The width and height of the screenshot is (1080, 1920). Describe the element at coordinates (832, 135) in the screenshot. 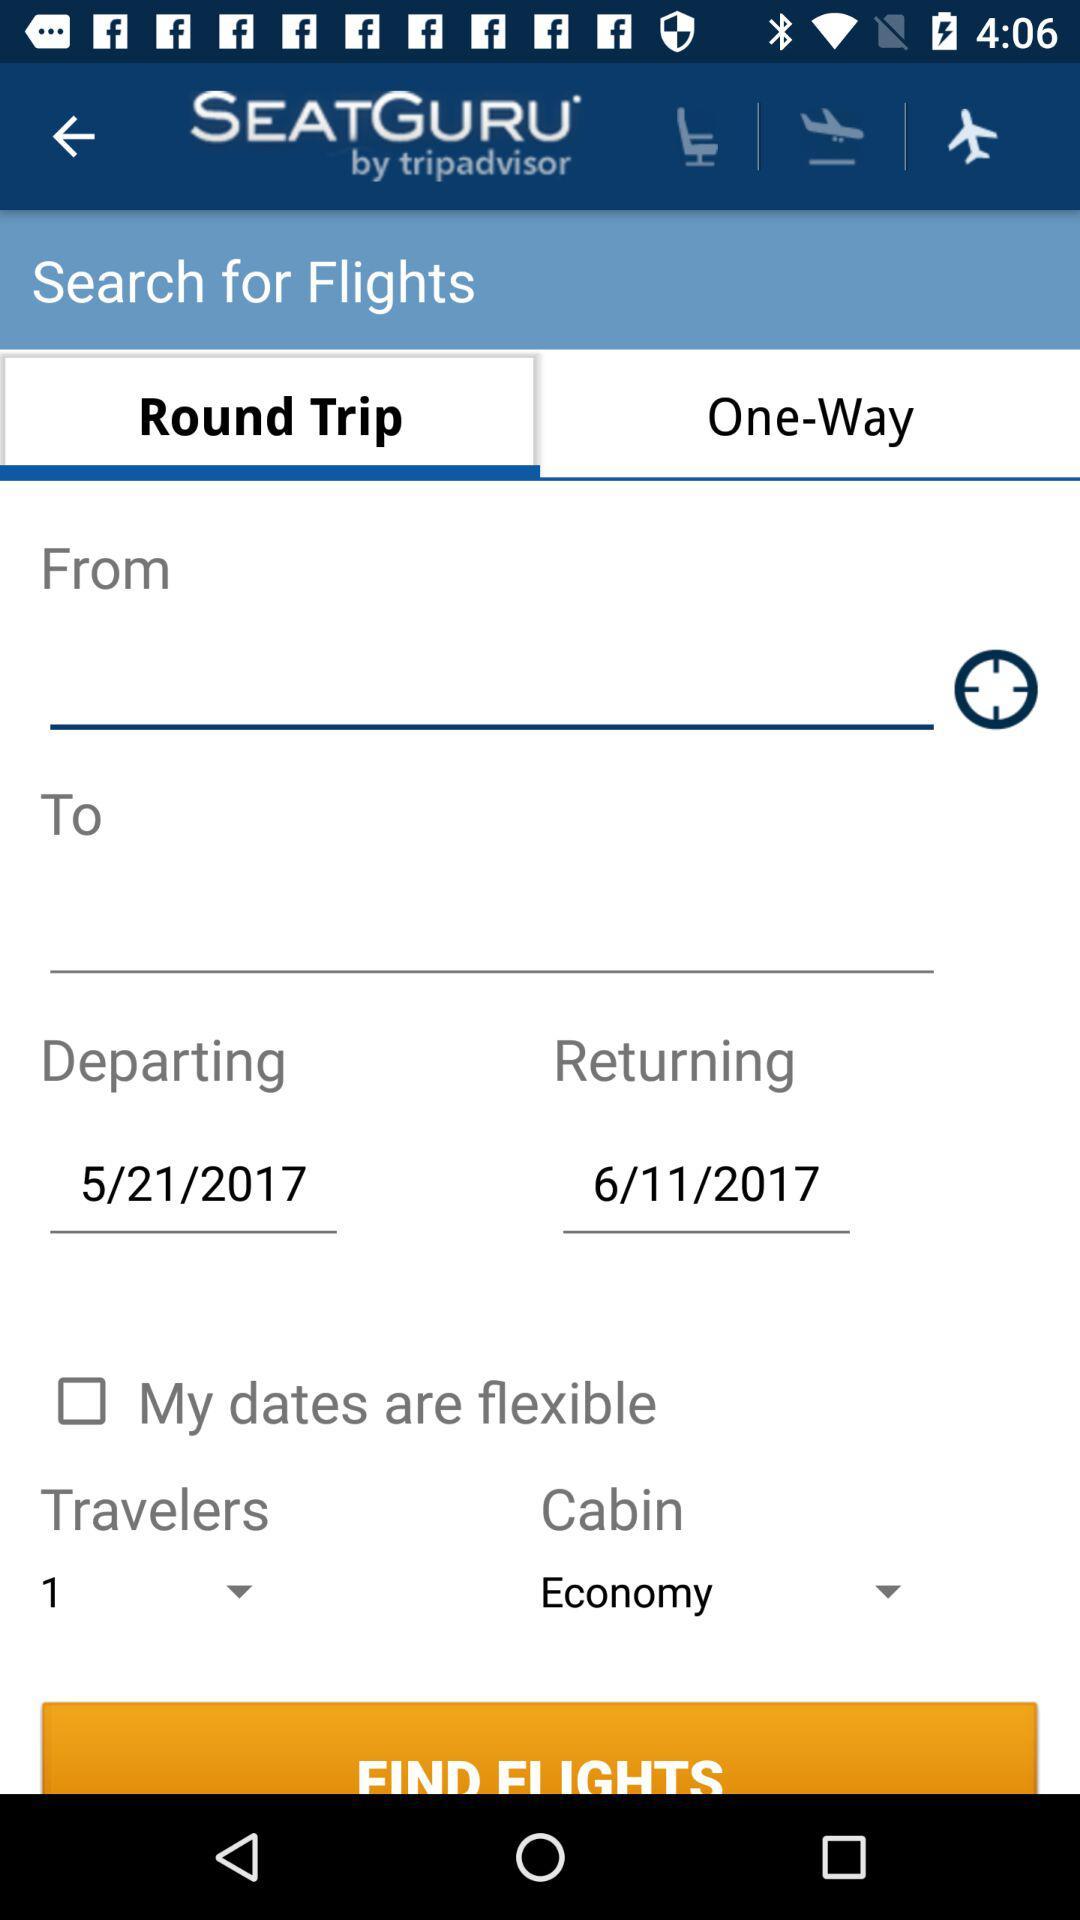

I see `vew arrivals` at that location.